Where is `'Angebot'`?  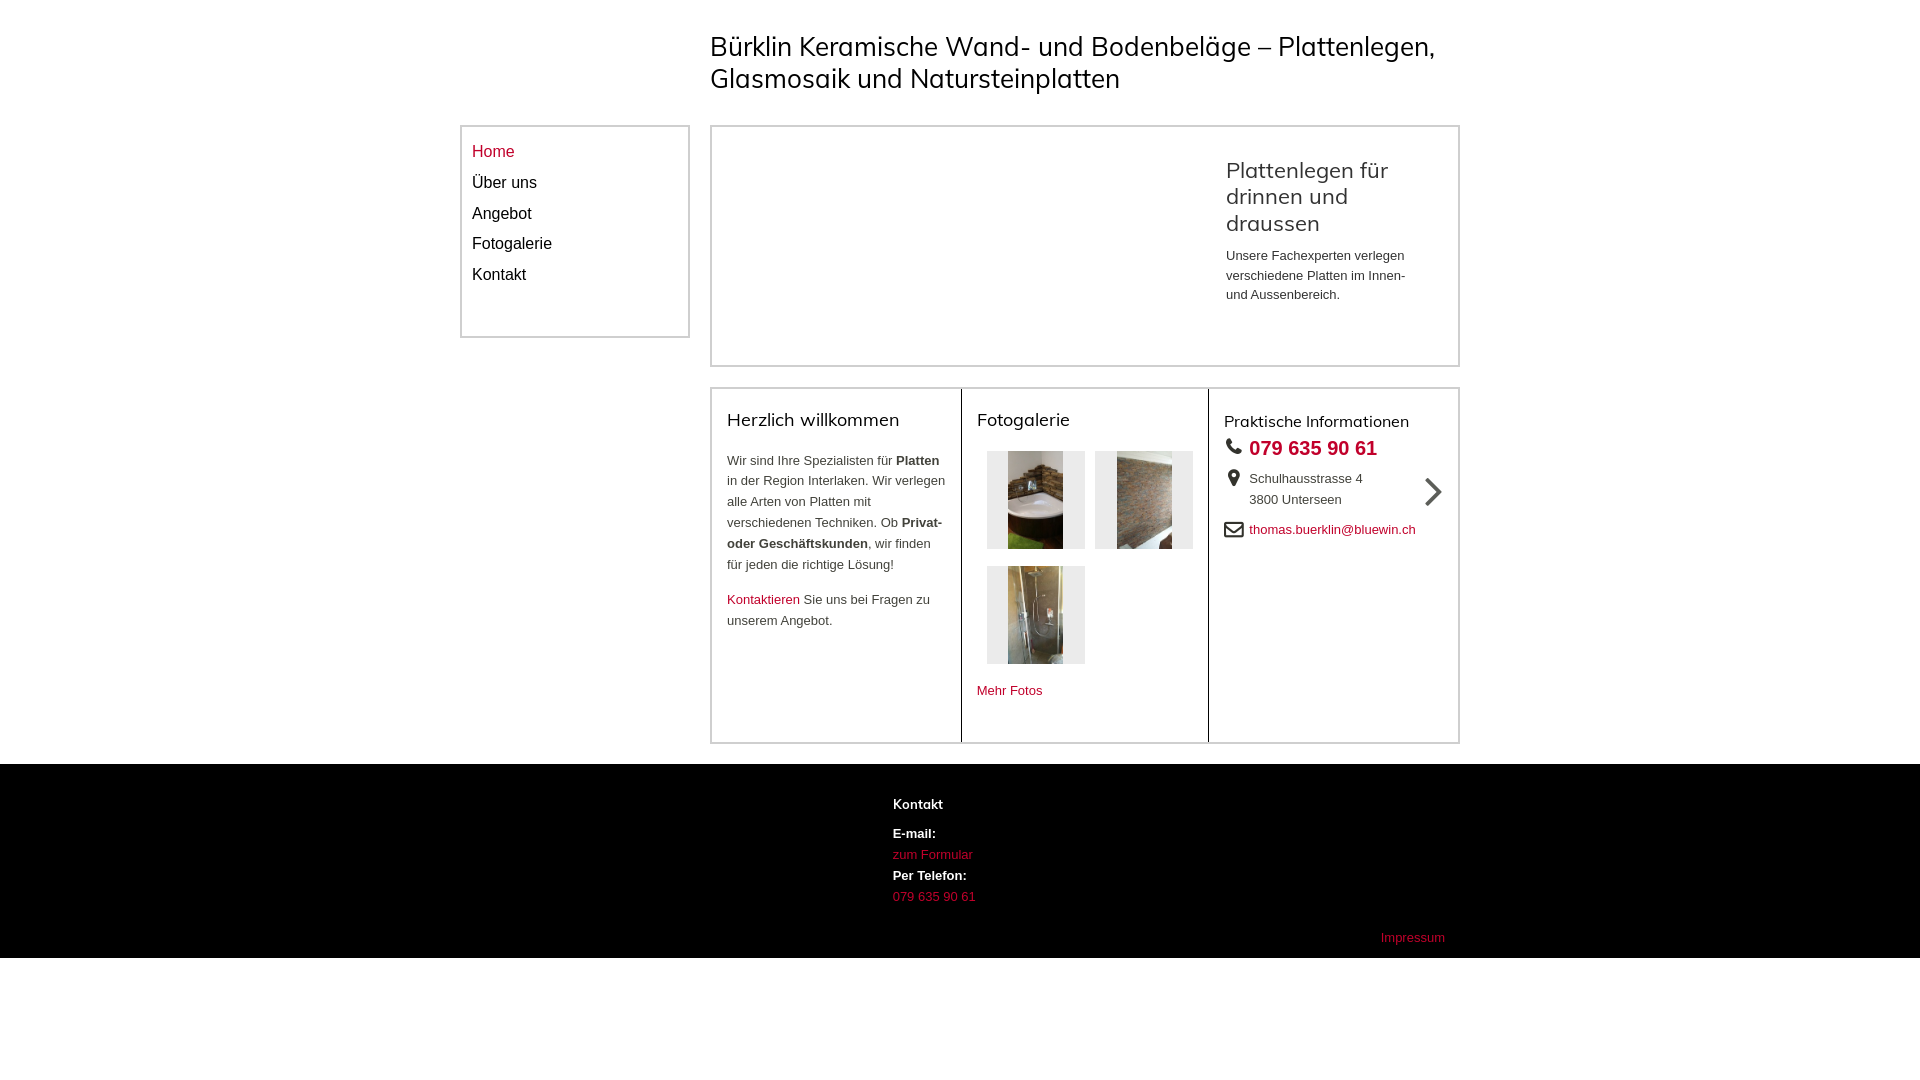
'Angebot' is located at coordinates (574, 214).